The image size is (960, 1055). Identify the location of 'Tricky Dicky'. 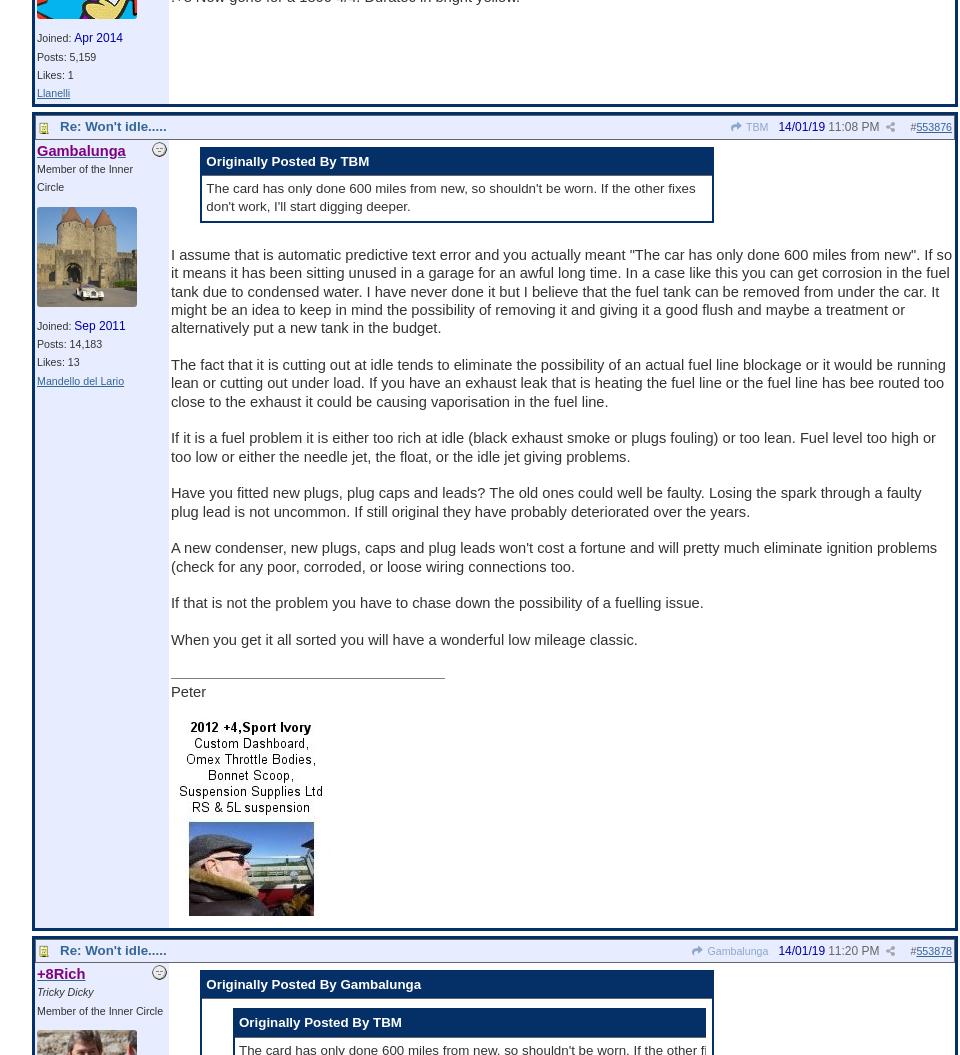
(64, 992).